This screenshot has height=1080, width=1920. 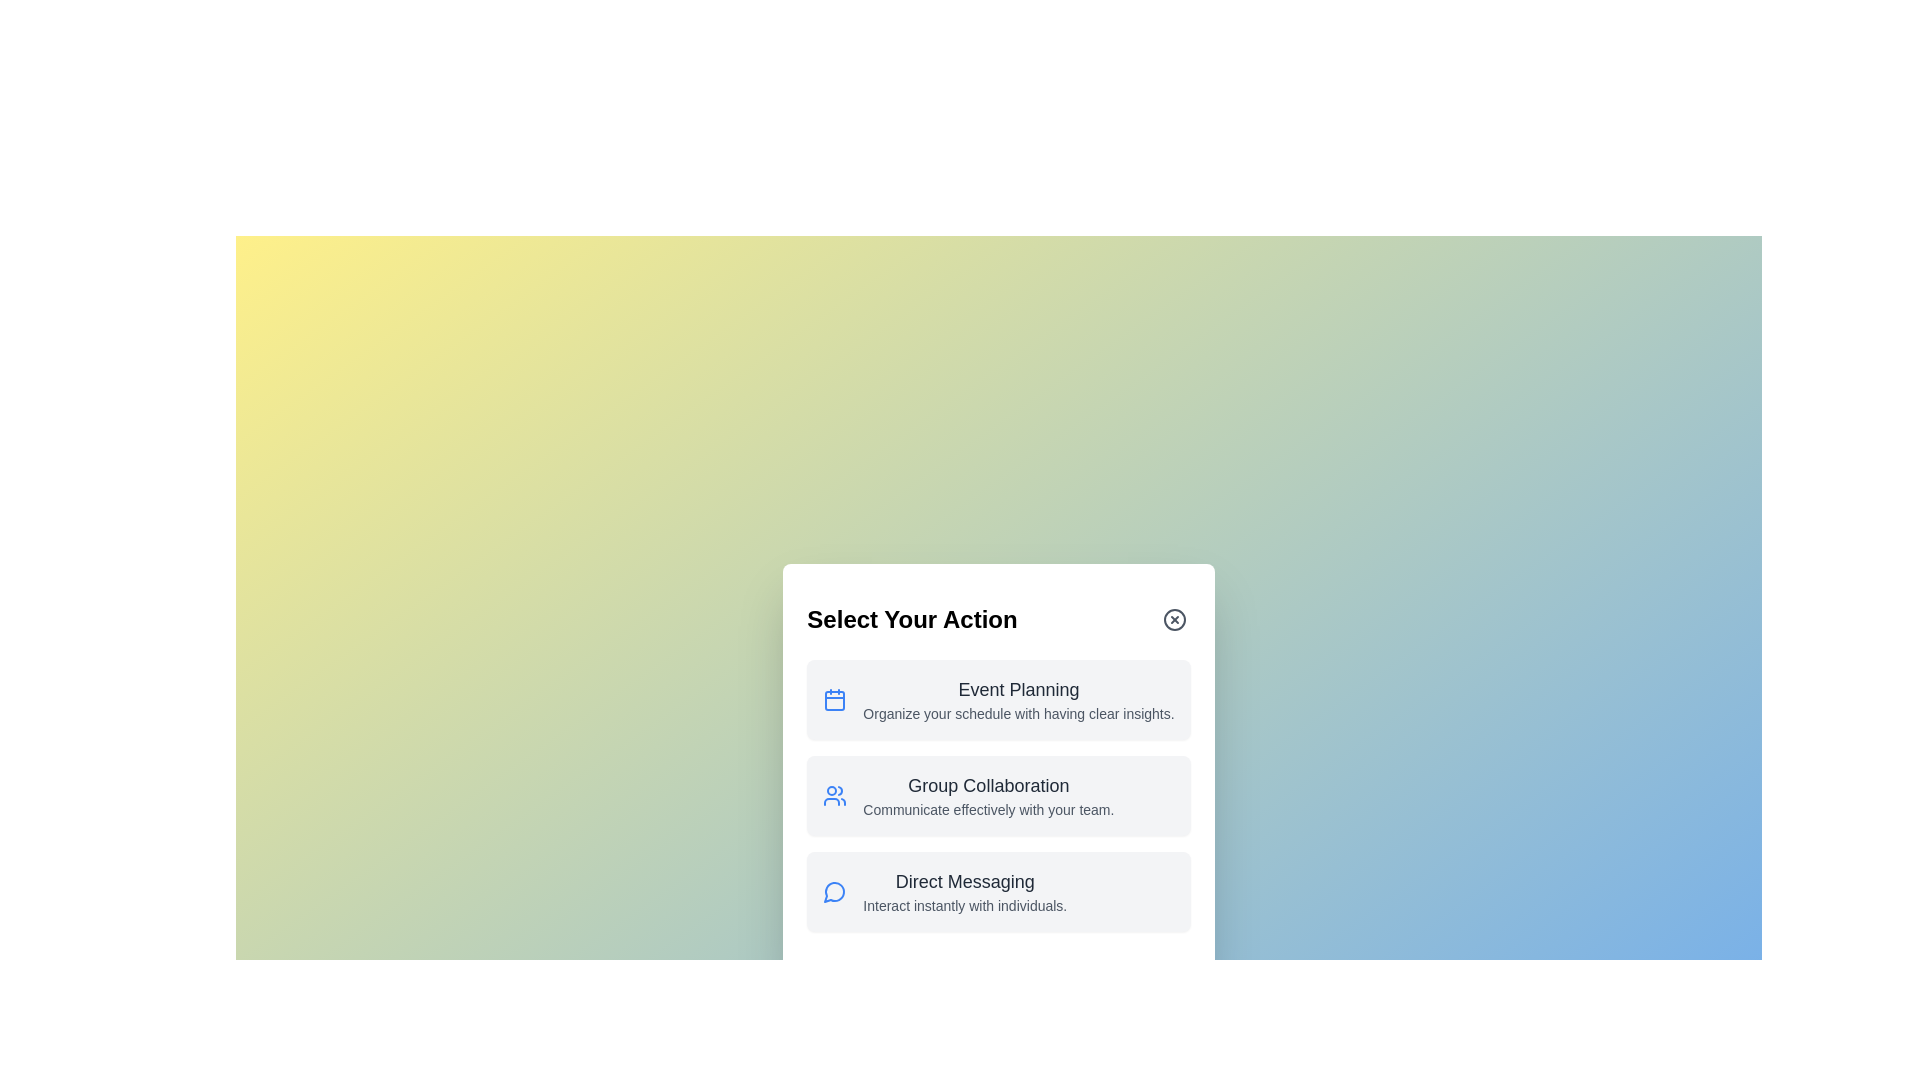 What do you see at coordinates (1174, 619) in the screenshot?
I see `the close button to close the dialog` at bounding box center [1174, 619].